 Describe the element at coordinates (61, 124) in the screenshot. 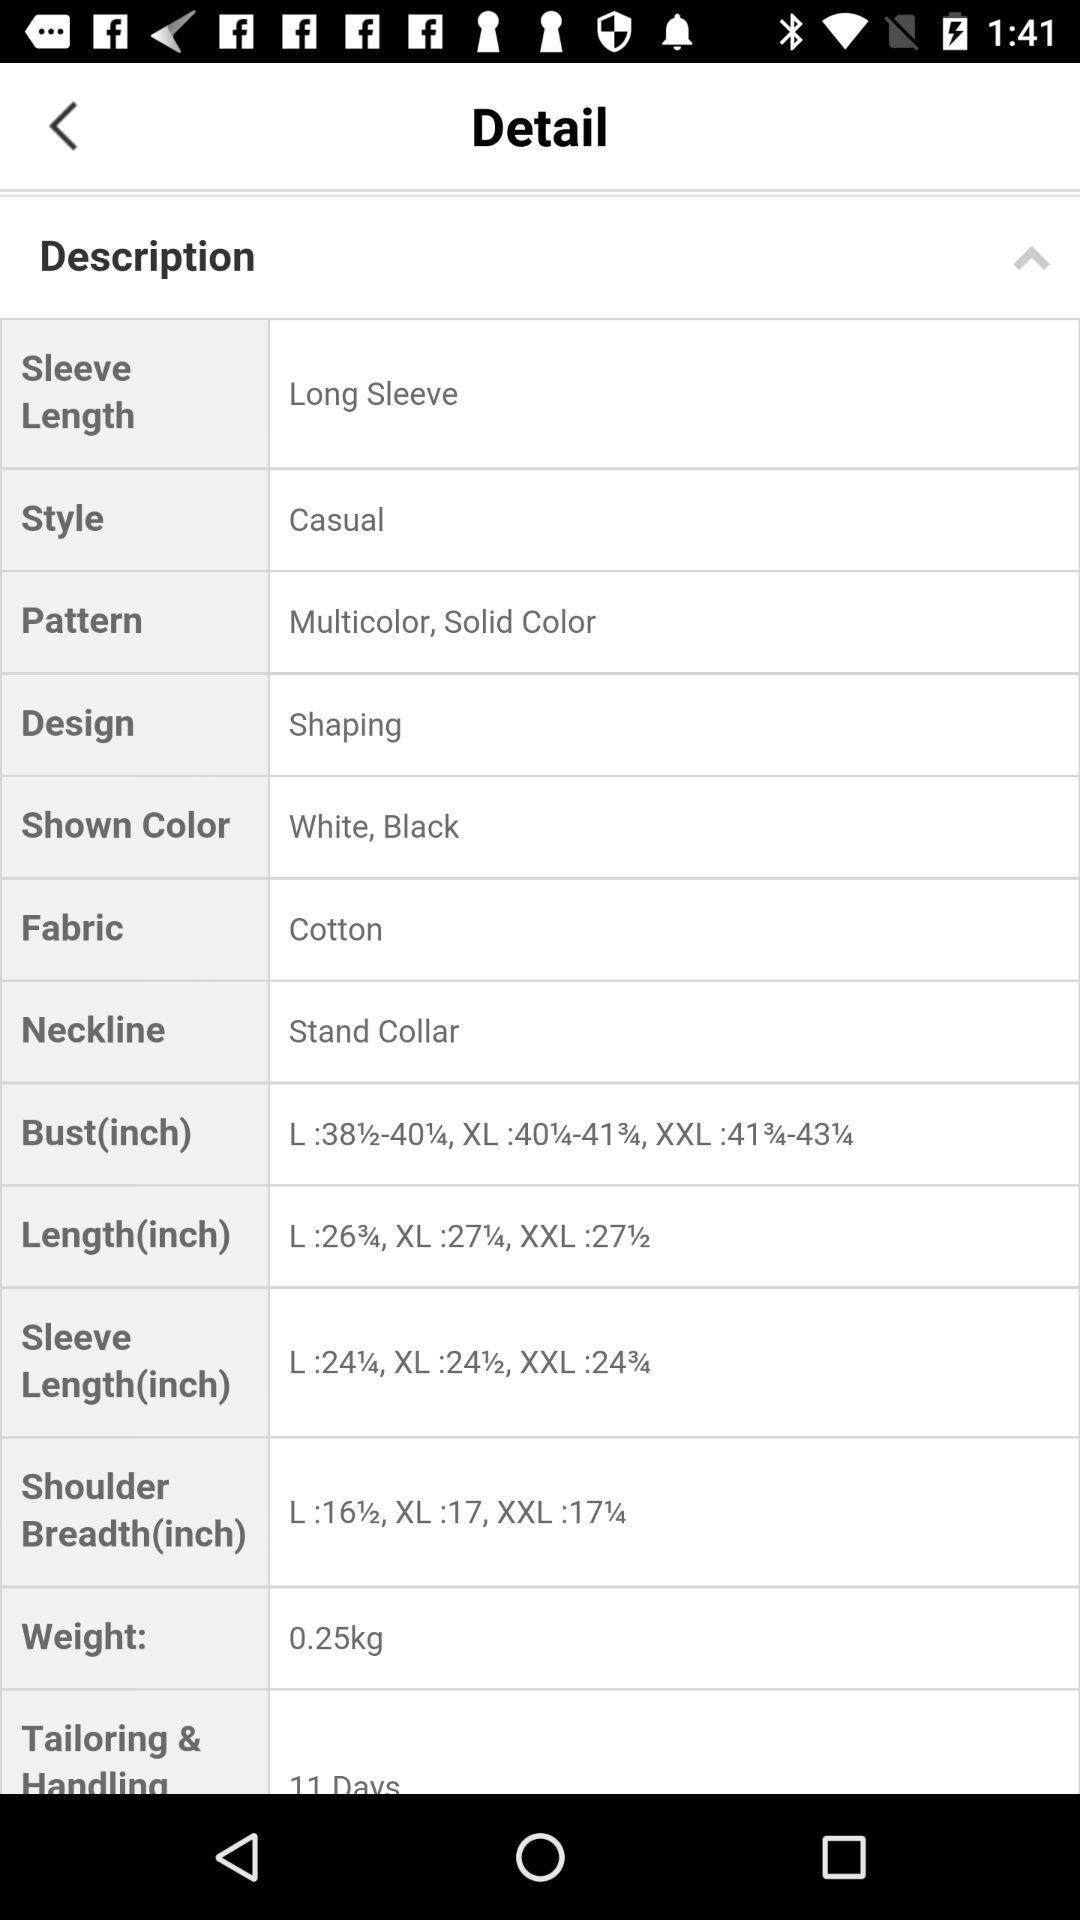

I see `previous page` at that location.